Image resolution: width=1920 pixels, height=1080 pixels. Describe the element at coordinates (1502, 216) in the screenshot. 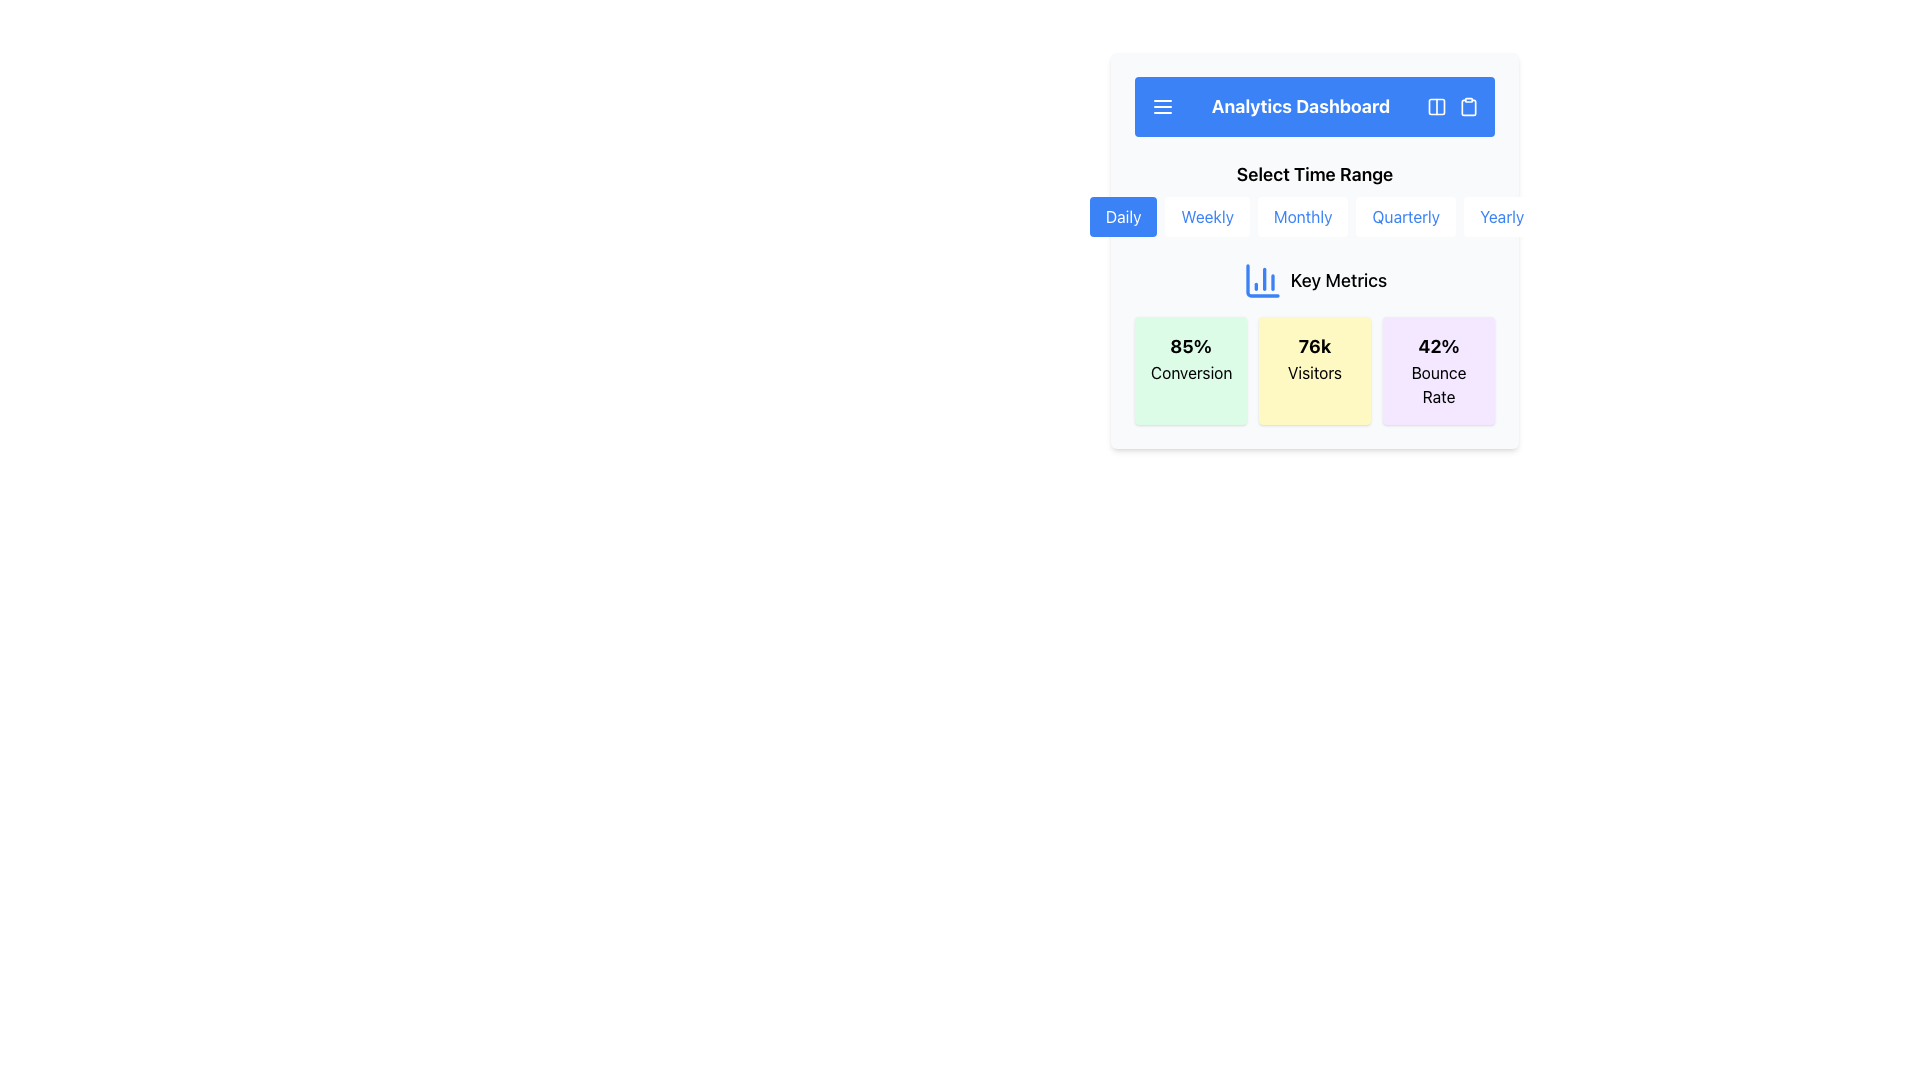

I see `the 'Yearly' time range button located in the horizontal row below the header 'Select Time Range', which is the fifth button positioned to the far right` at that location.